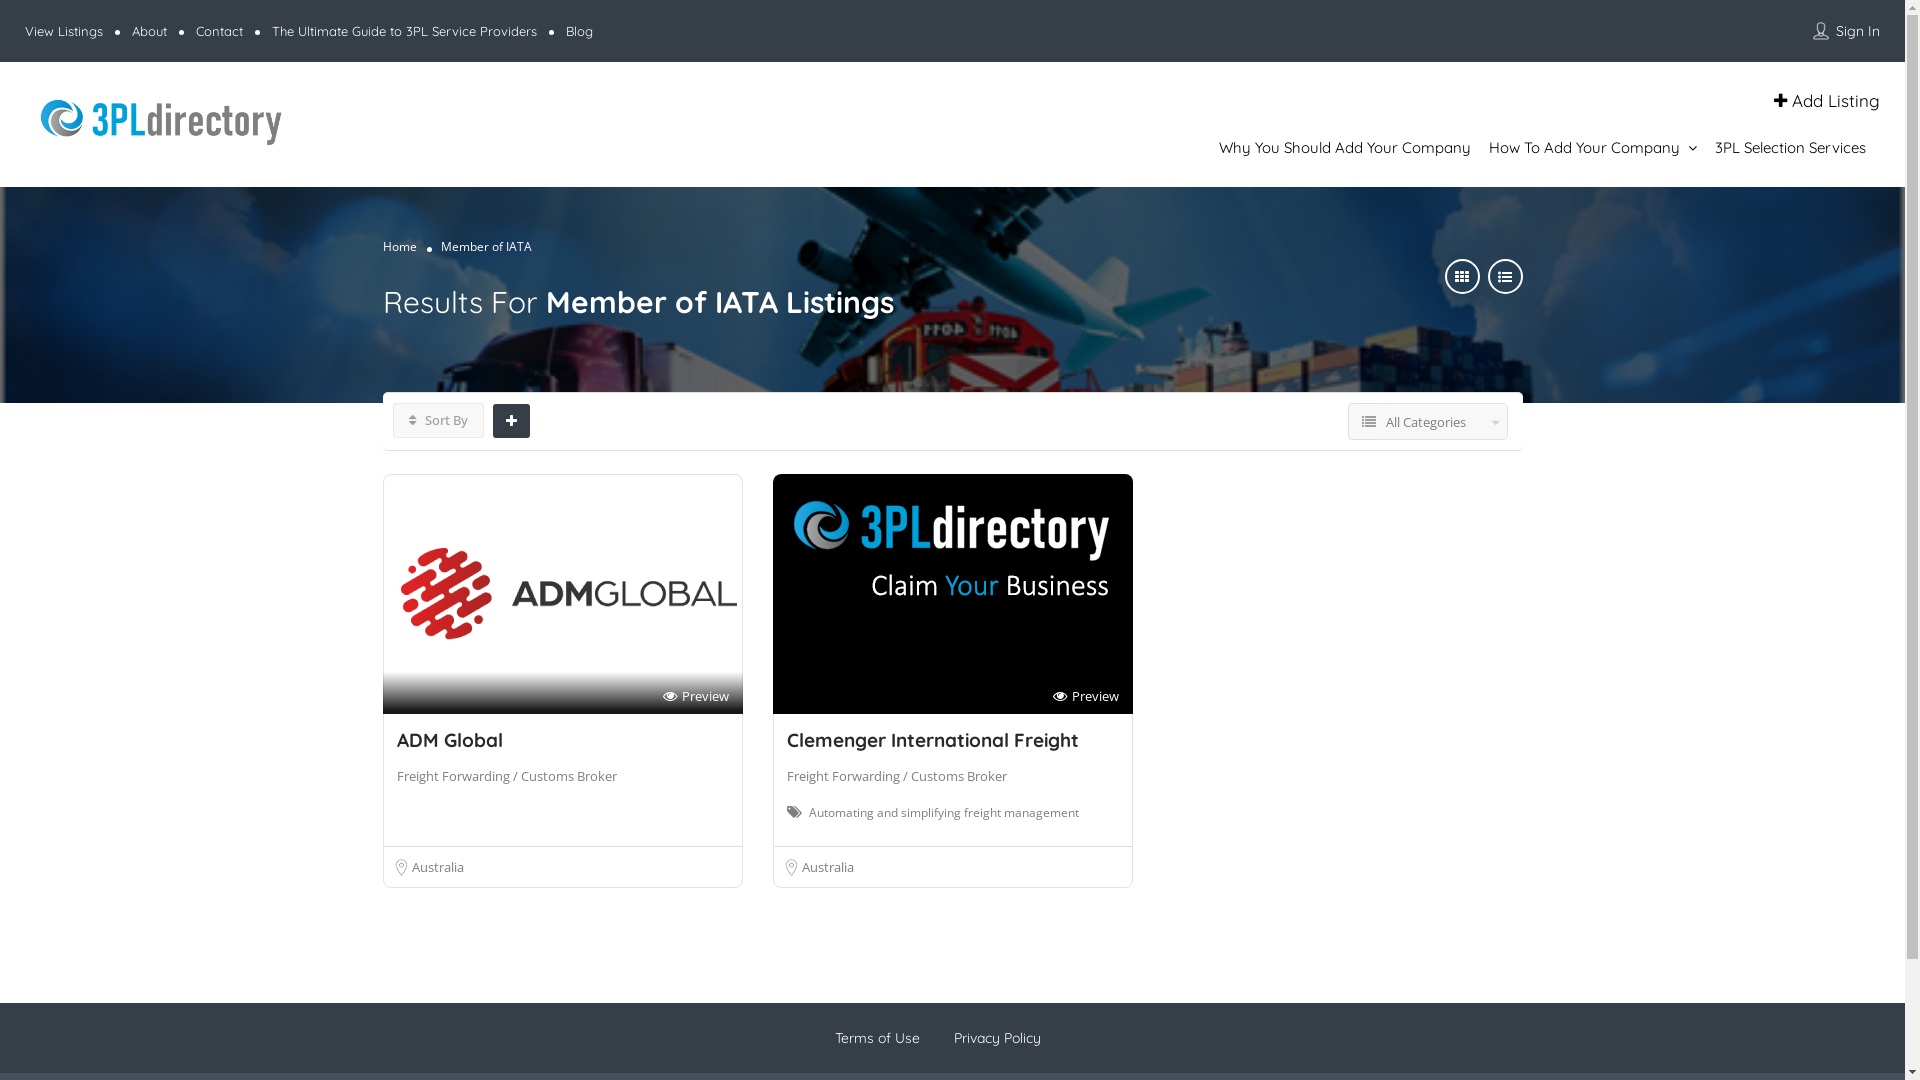  What do you see at coordinates (1083, 695) in the screenshot?
I see `'Preview'` at bounding box center [1083, 695].